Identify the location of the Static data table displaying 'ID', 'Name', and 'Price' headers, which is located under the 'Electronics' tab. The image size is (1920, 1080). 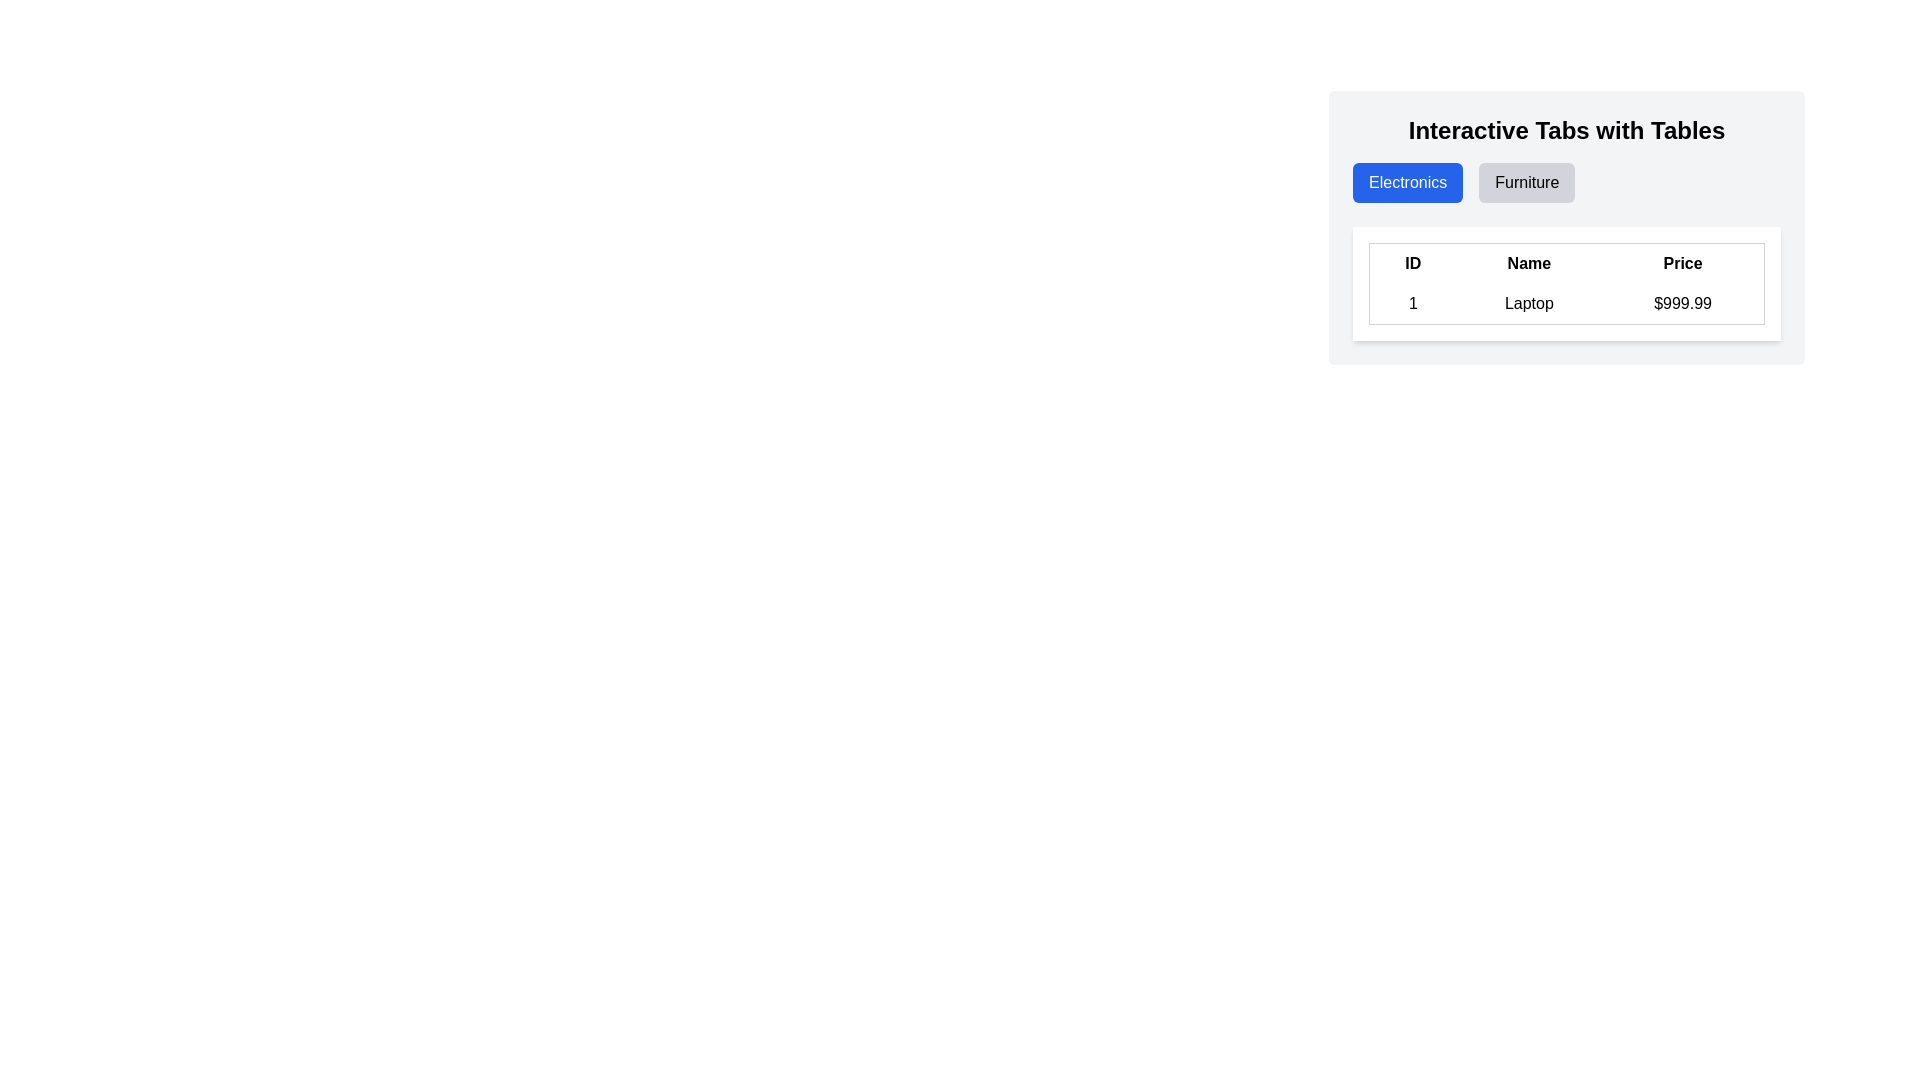
(1565, 284).